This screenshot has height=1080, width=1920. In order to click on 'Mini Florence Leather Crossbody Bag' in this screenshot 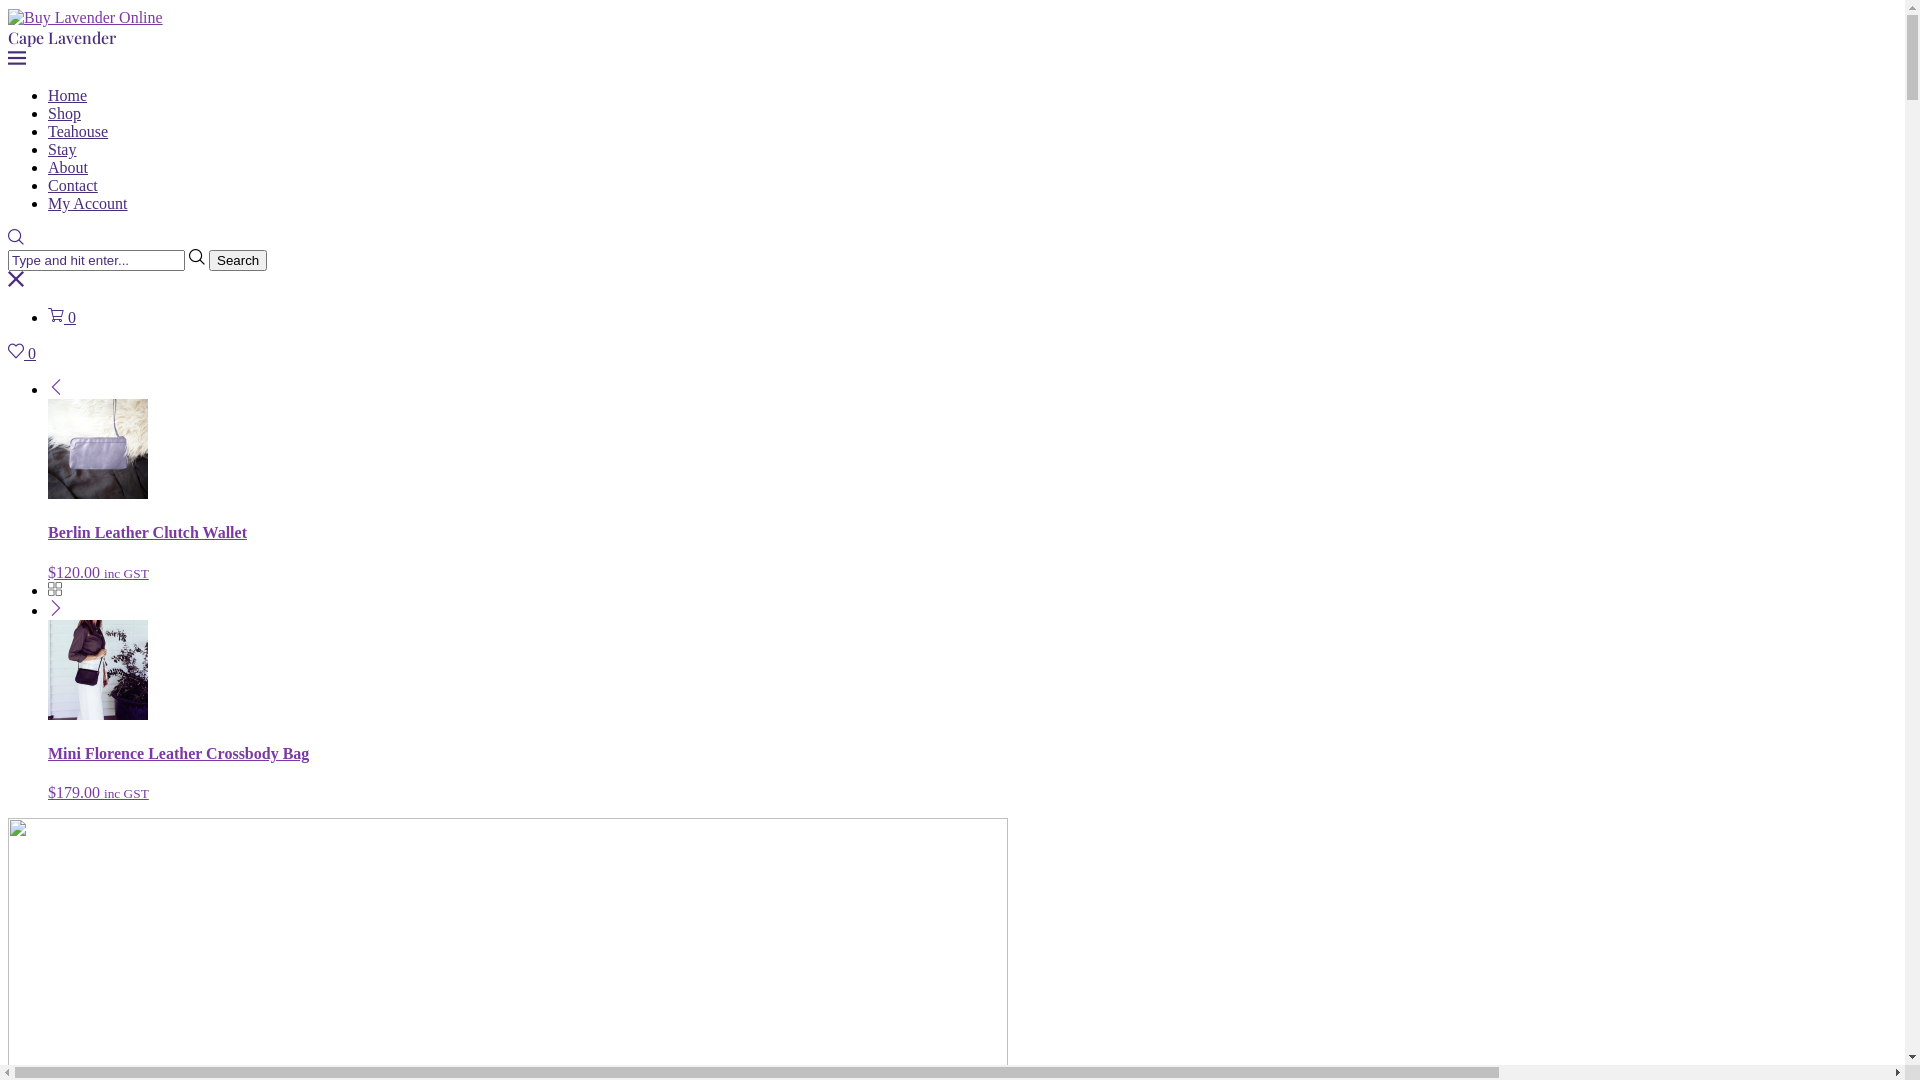, I will do `click(178, 753)`.